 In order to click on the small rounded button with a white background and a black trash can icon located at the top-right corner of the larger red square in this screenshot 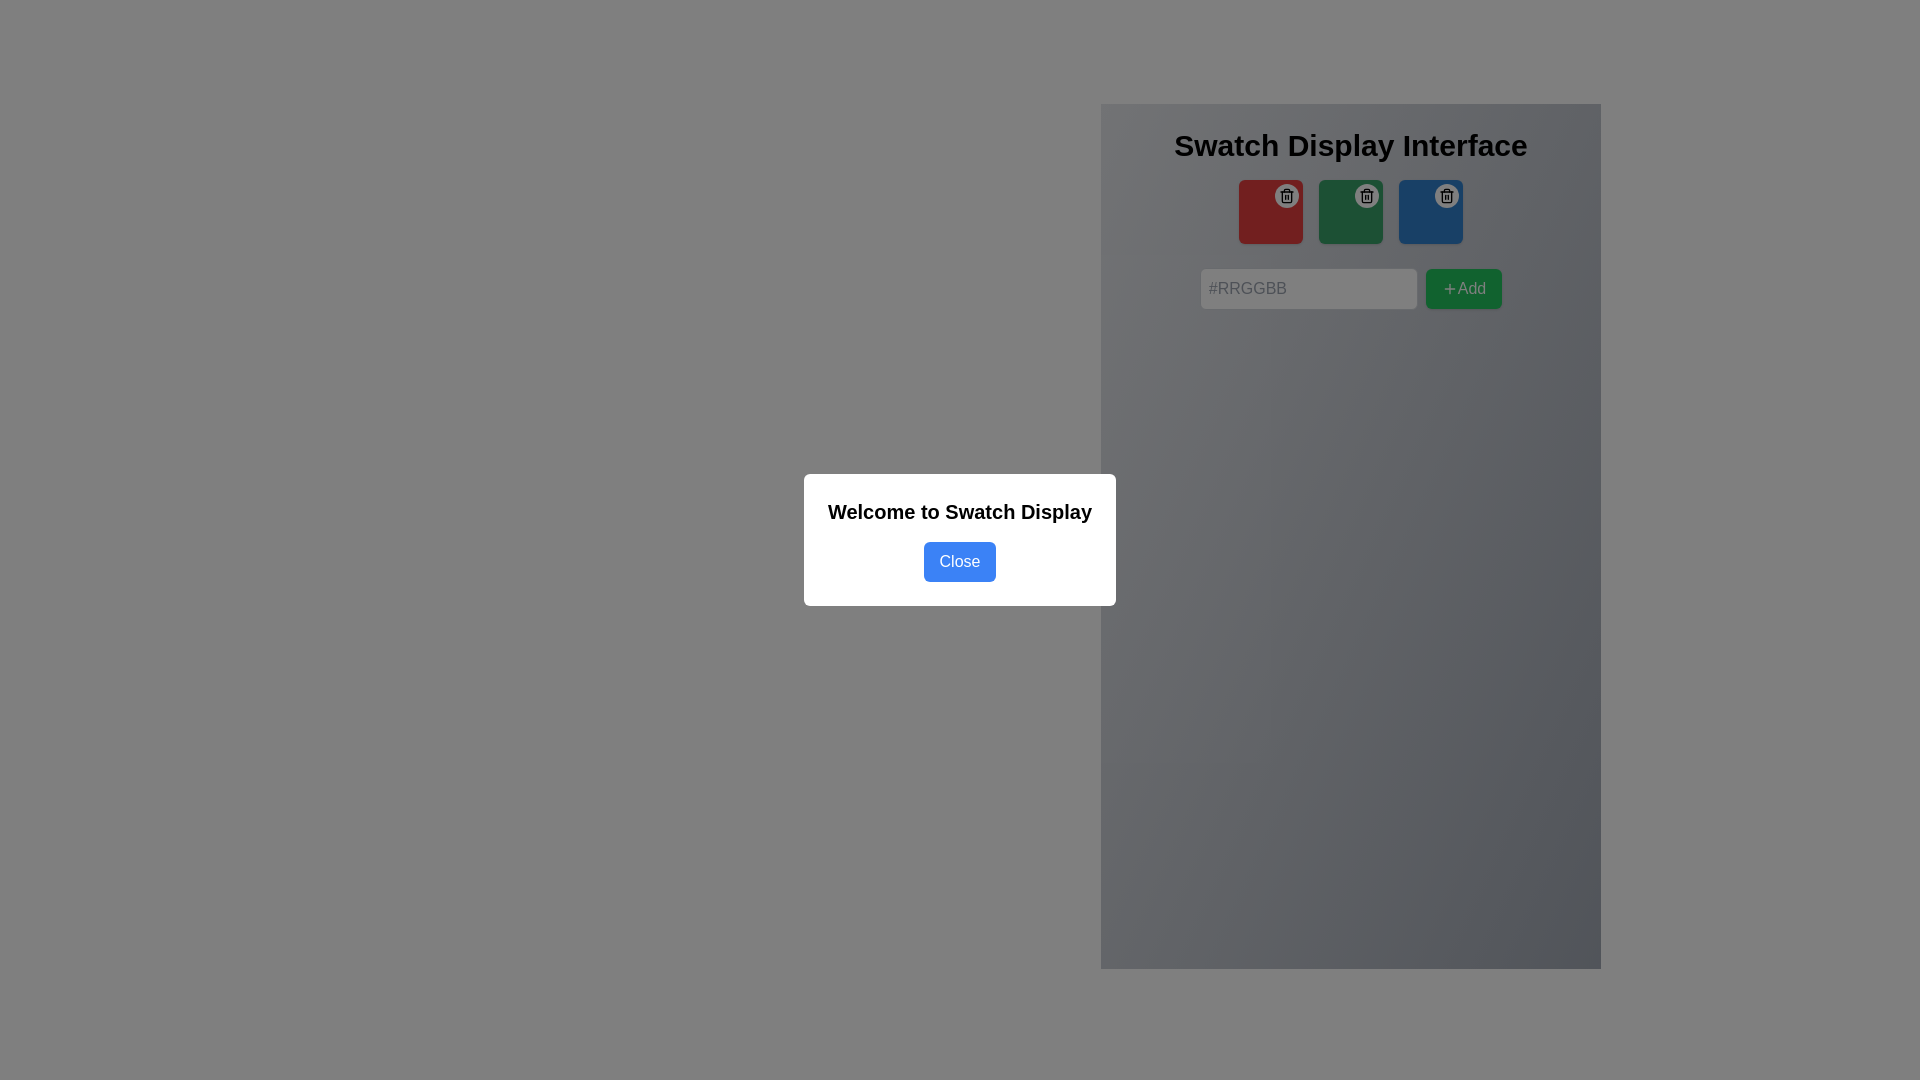, I will do `click(1286, 196)`.